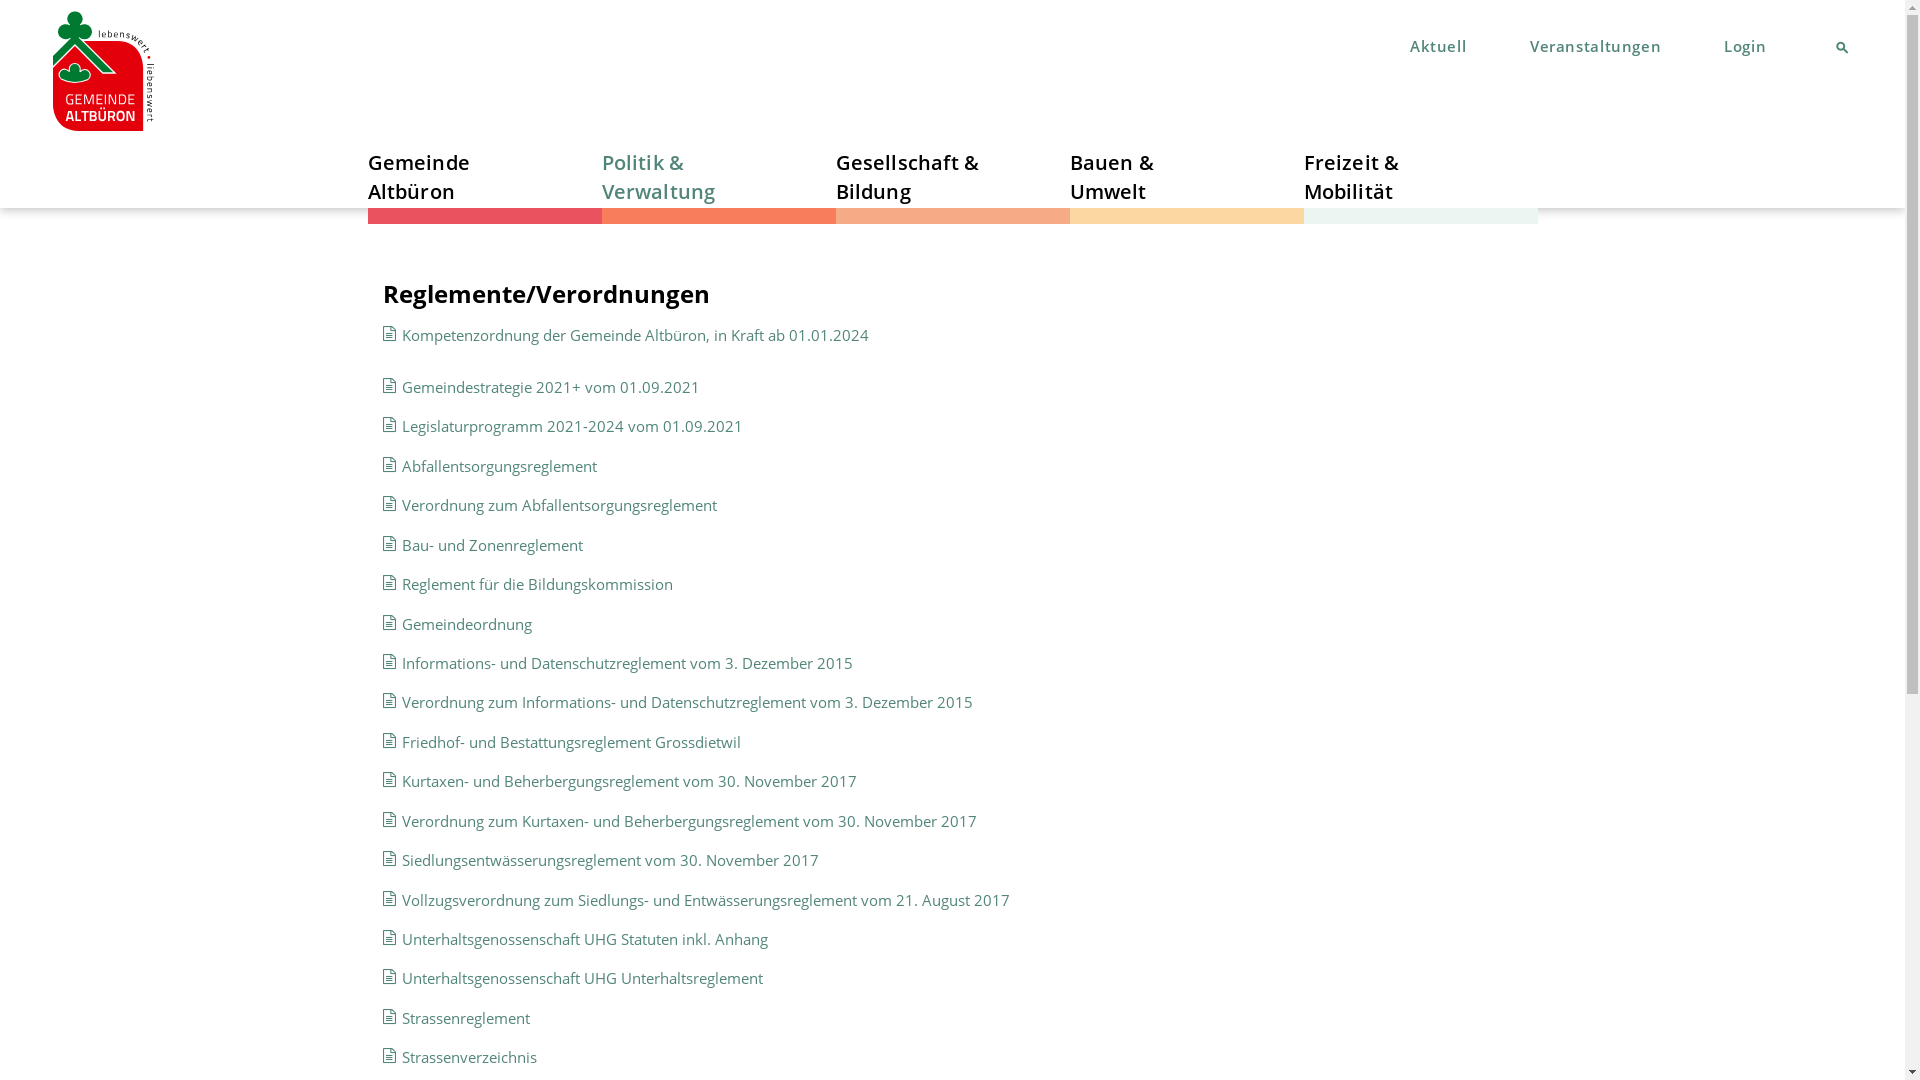 The image size is (1920, 1080). Describe the element at coordinates (584, 938) in the screenshot. I see `'Unterhaltsgenossenschaft UHG Statuten inkl. Anhang'` at that location.